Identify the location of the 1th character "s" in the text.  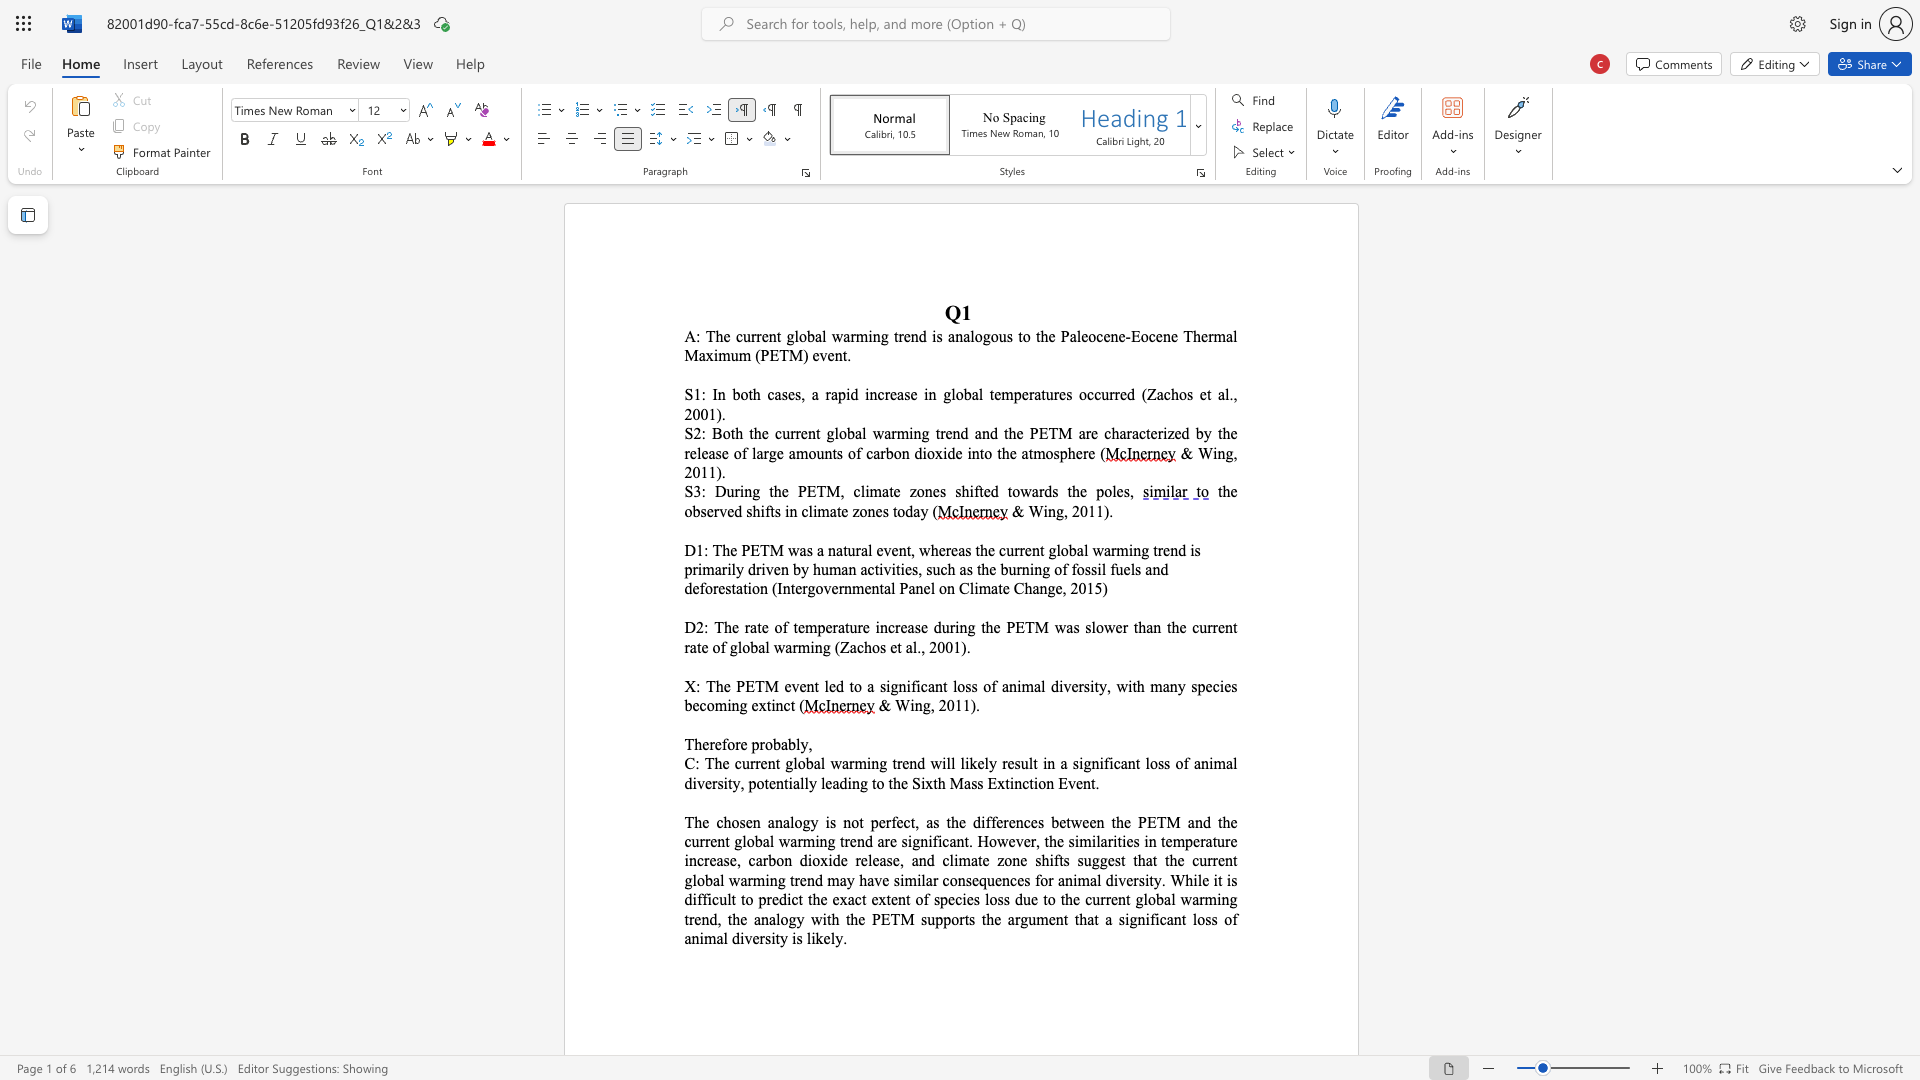
(809, 550).